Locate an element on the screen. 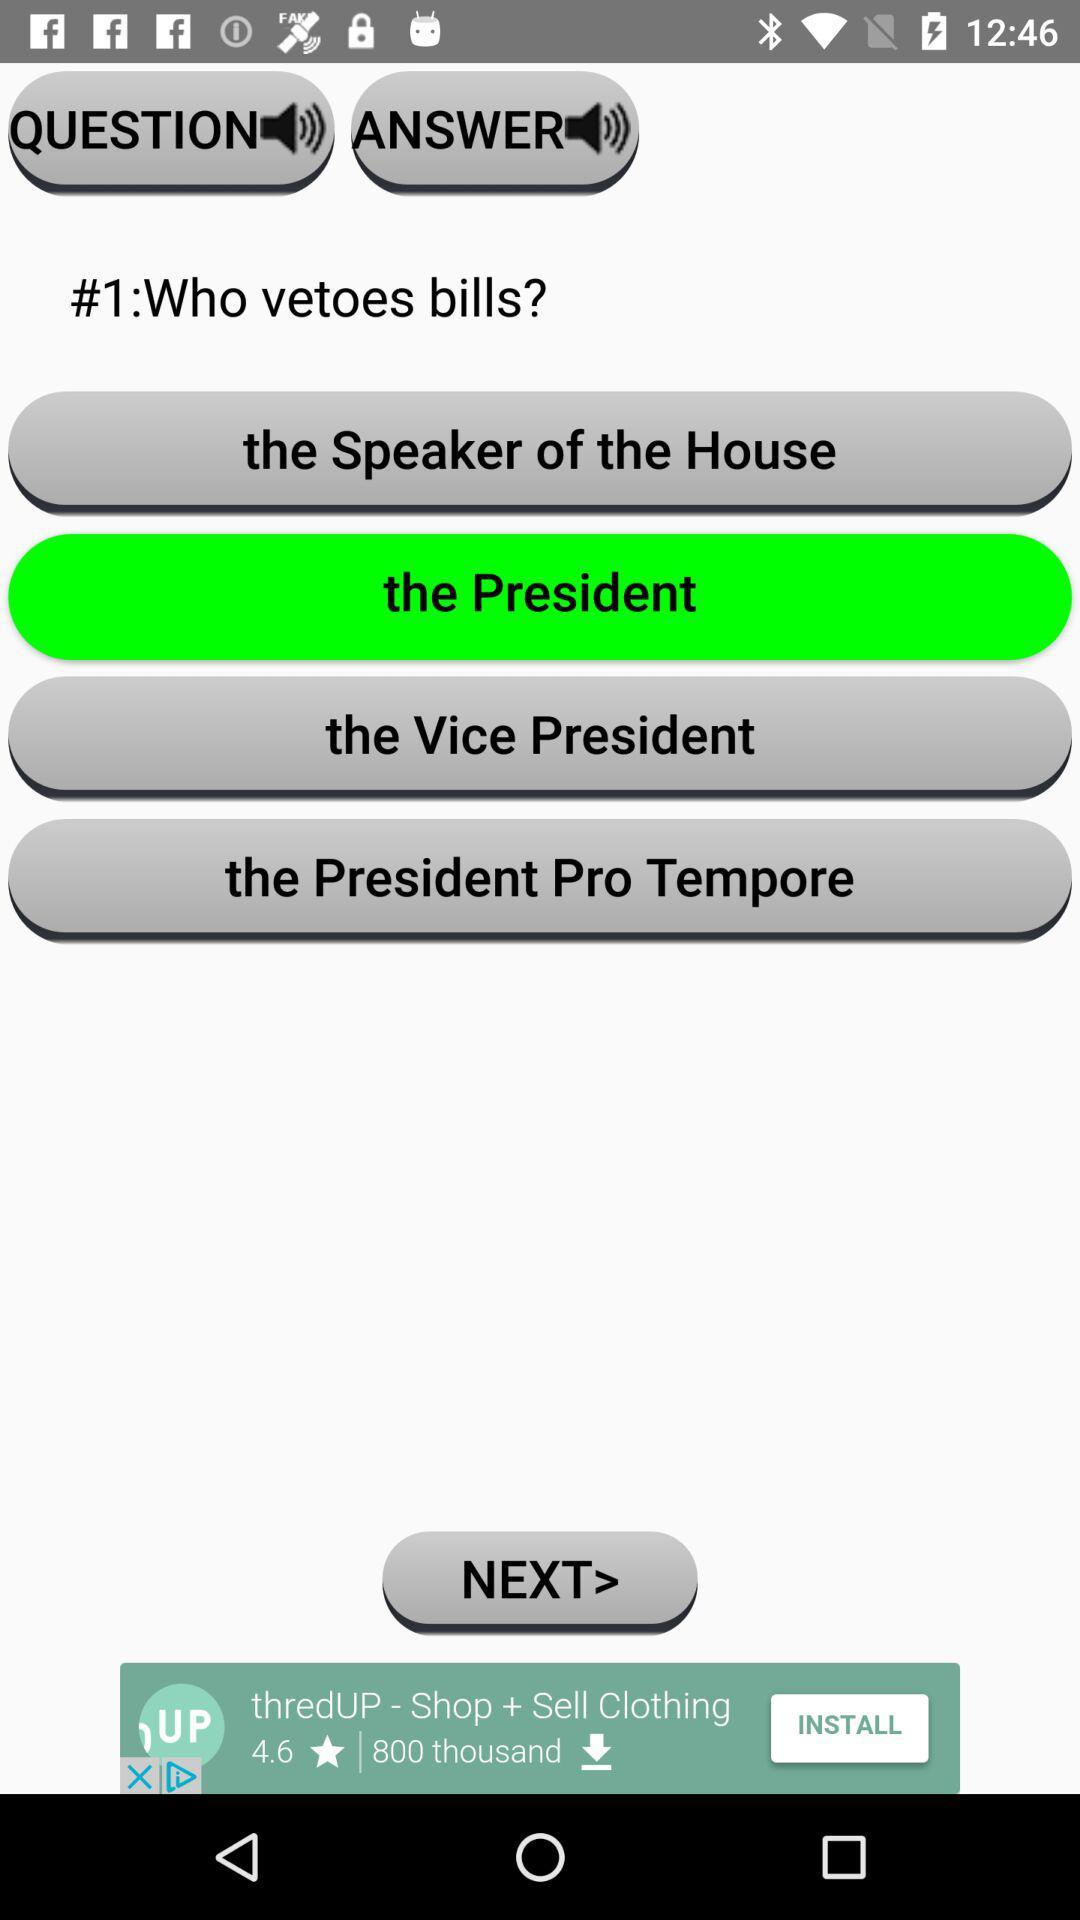  app install is located at coordinates (540, 1727).